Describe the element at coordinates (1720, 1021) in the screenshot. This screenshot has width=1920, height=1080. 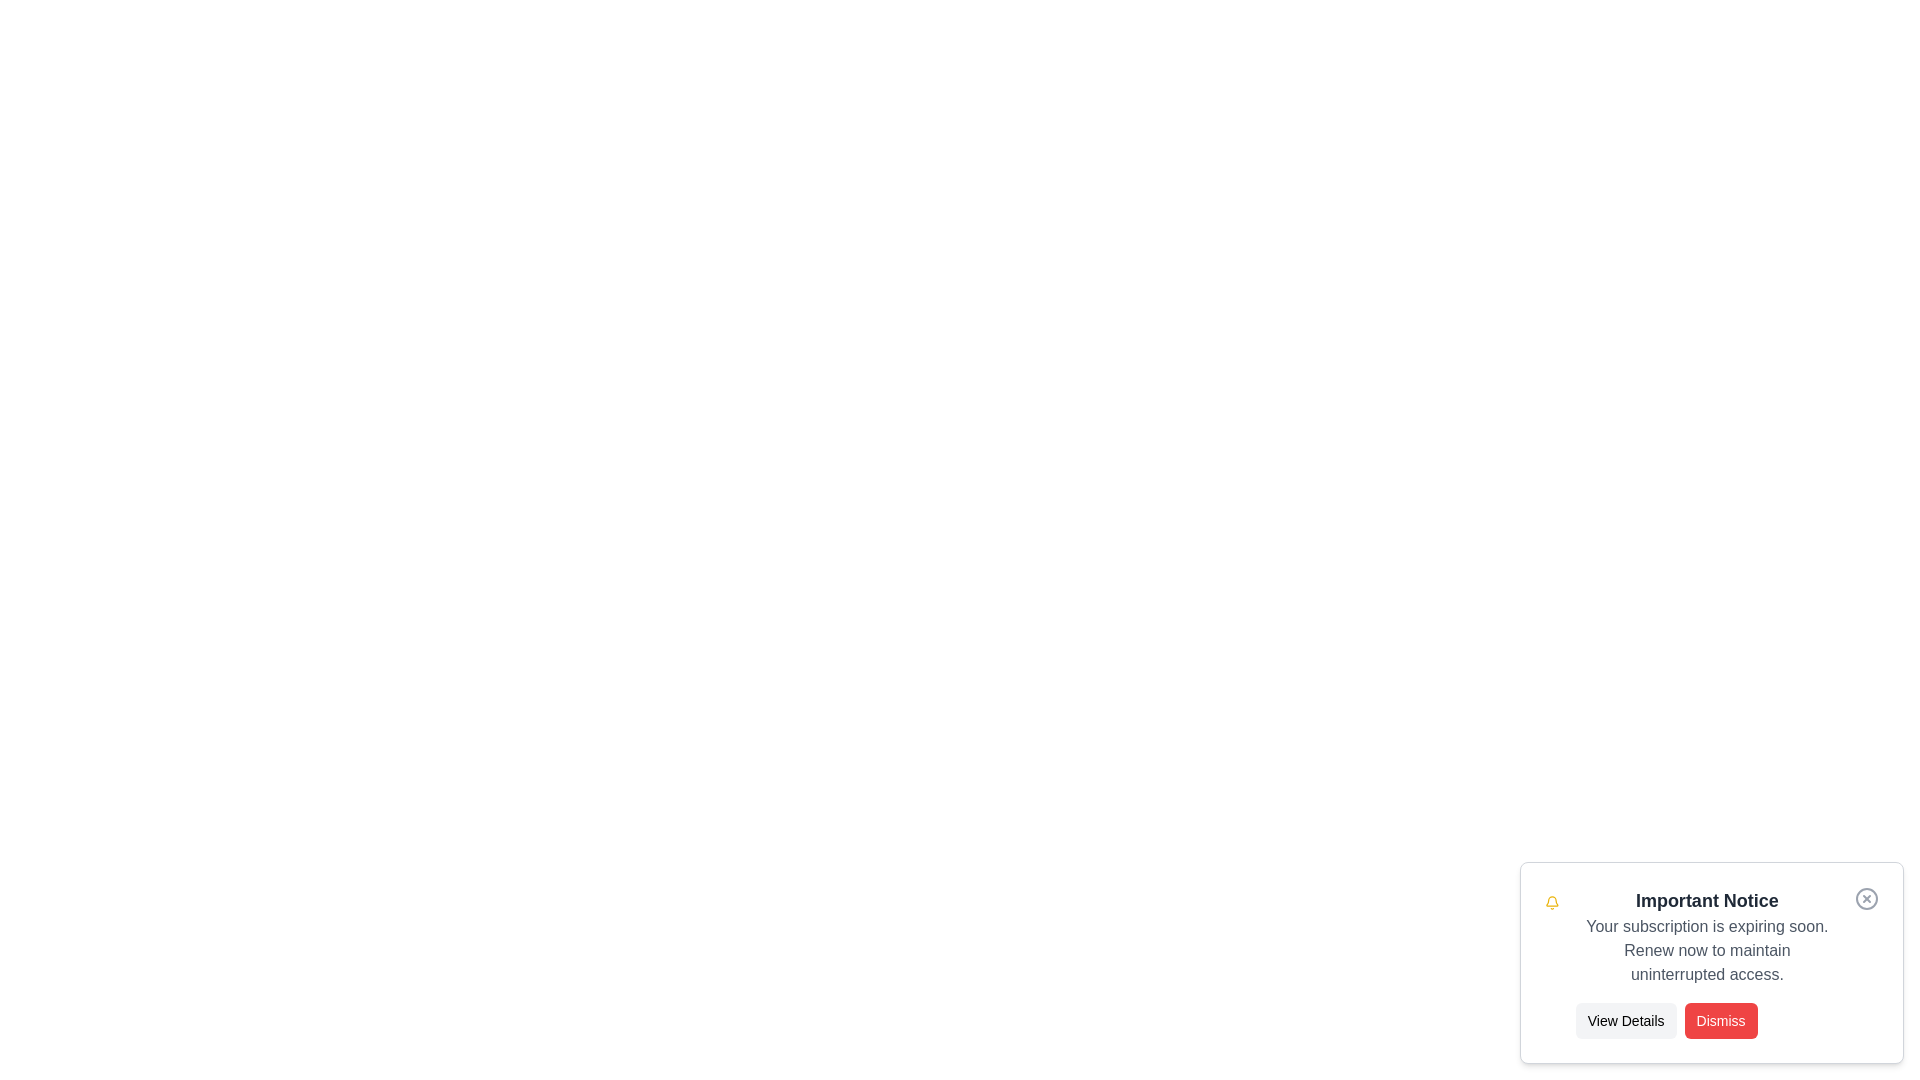
I see `the dismiss button located at the bottom-right of the component, adjacent to the 'View Details' button, to observe the hover effect` at that location.